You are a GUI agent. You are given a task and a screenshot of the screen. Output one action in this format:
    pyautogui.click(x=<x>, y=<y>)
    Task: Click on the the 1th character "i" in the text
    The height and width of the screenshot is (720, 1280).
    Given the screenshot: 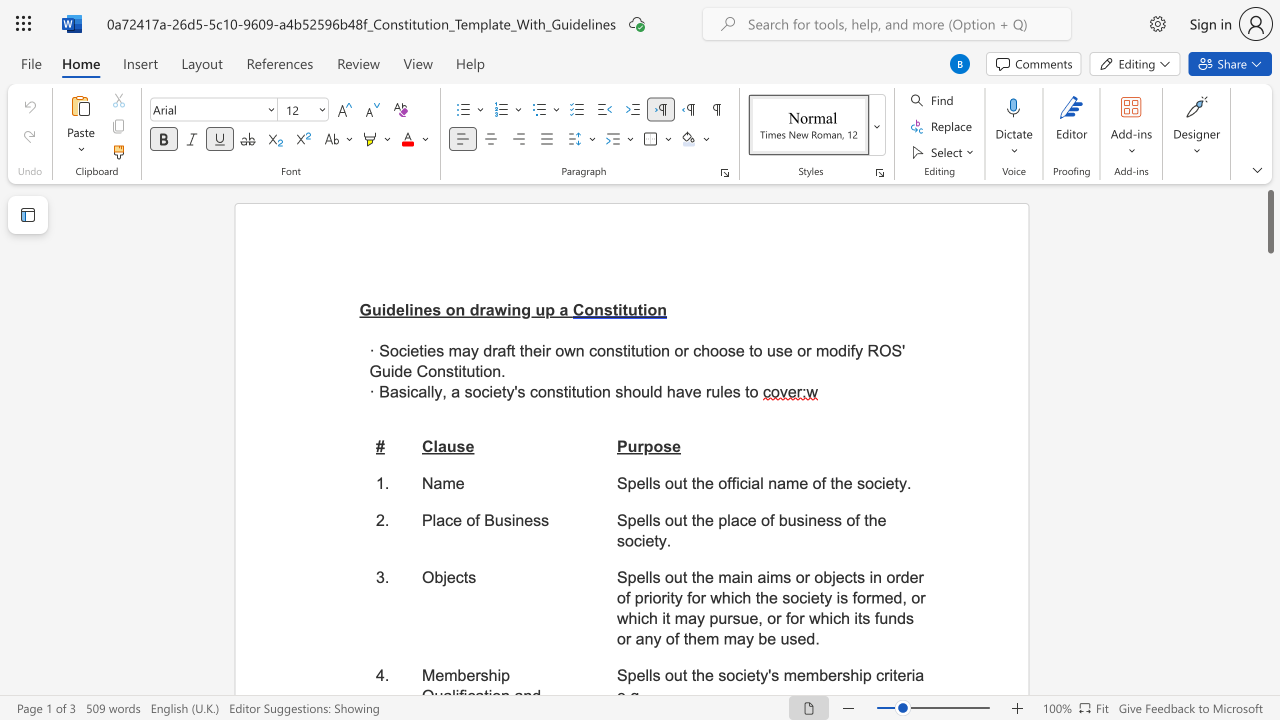 What is the action you would take?
    pyautogui.click(x=513, y=519)
    